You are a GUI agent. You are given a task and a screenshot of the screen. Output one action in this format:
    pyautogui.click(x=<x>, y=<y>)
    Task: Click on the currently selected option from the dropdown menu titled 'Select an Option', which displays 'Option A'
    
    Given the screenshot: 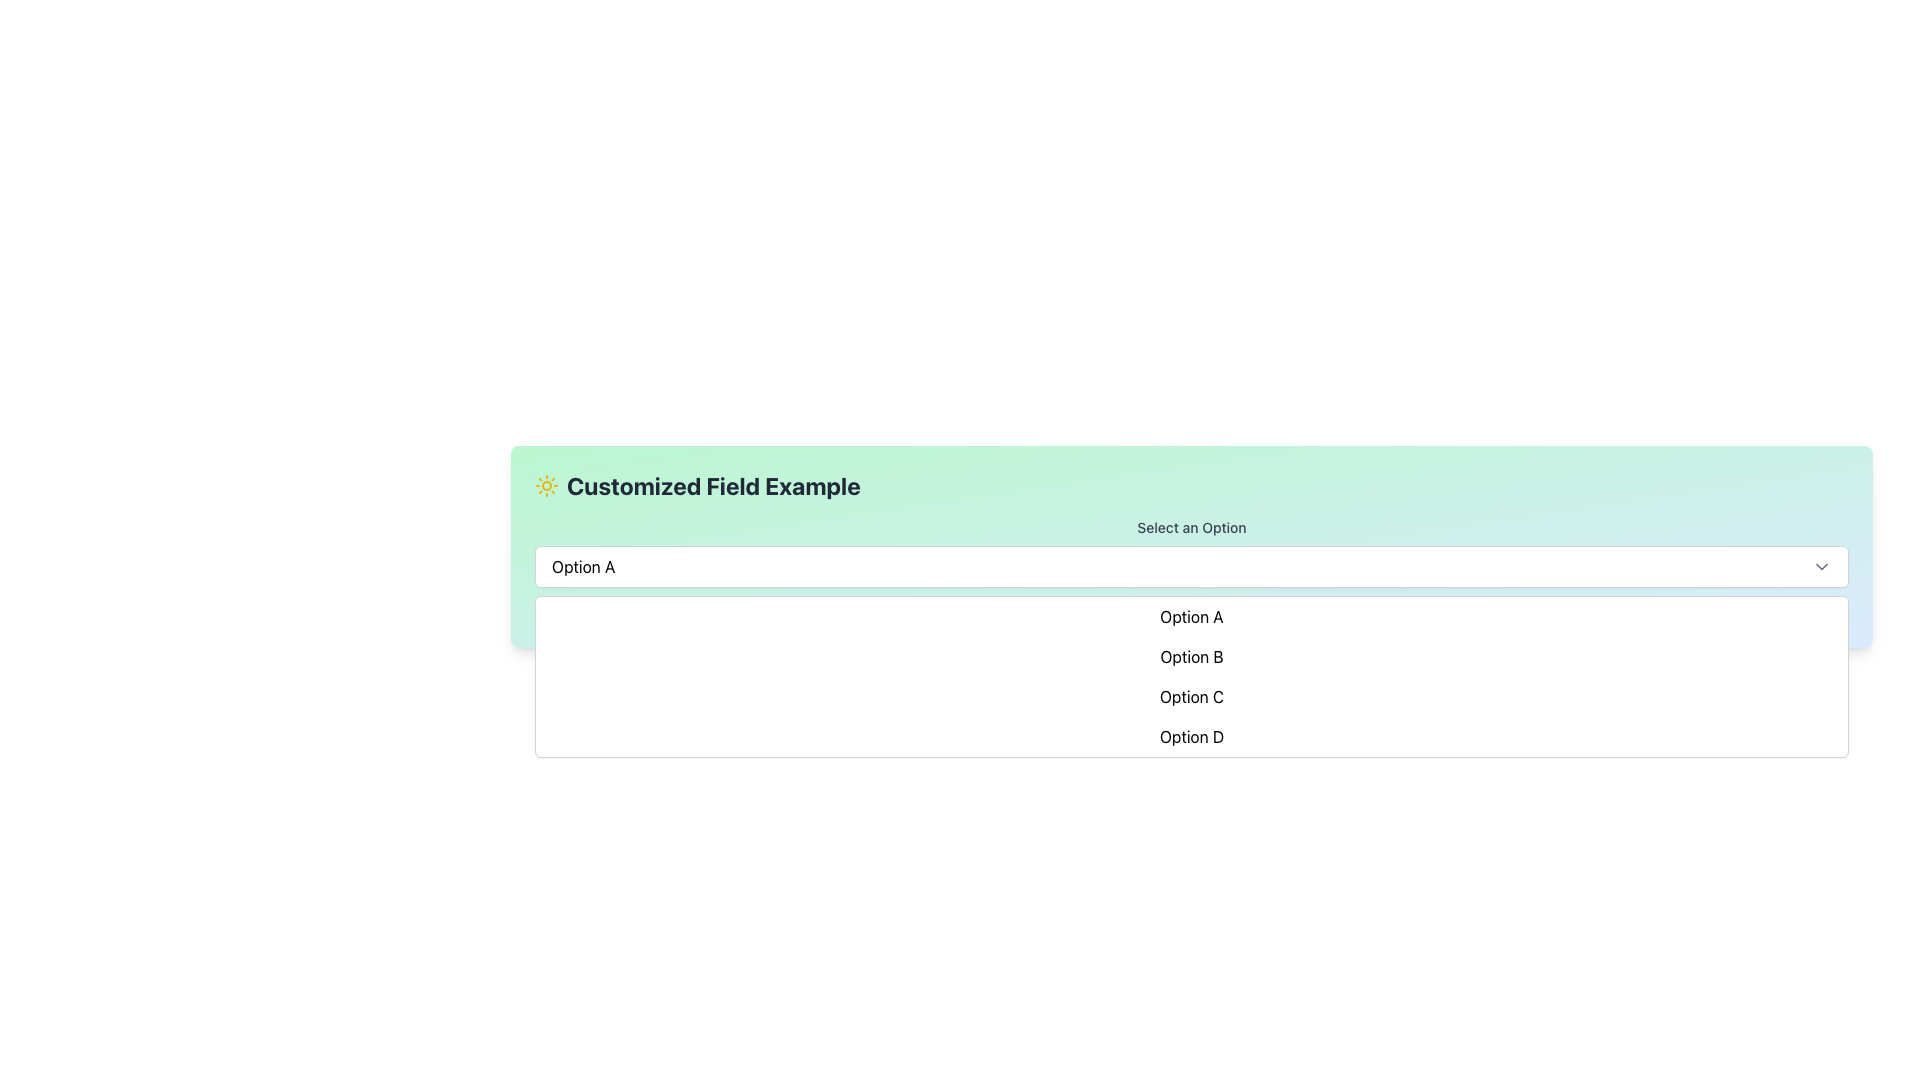 What is the action you would take?
    pyautogui.click(x=1191, y=567)
    